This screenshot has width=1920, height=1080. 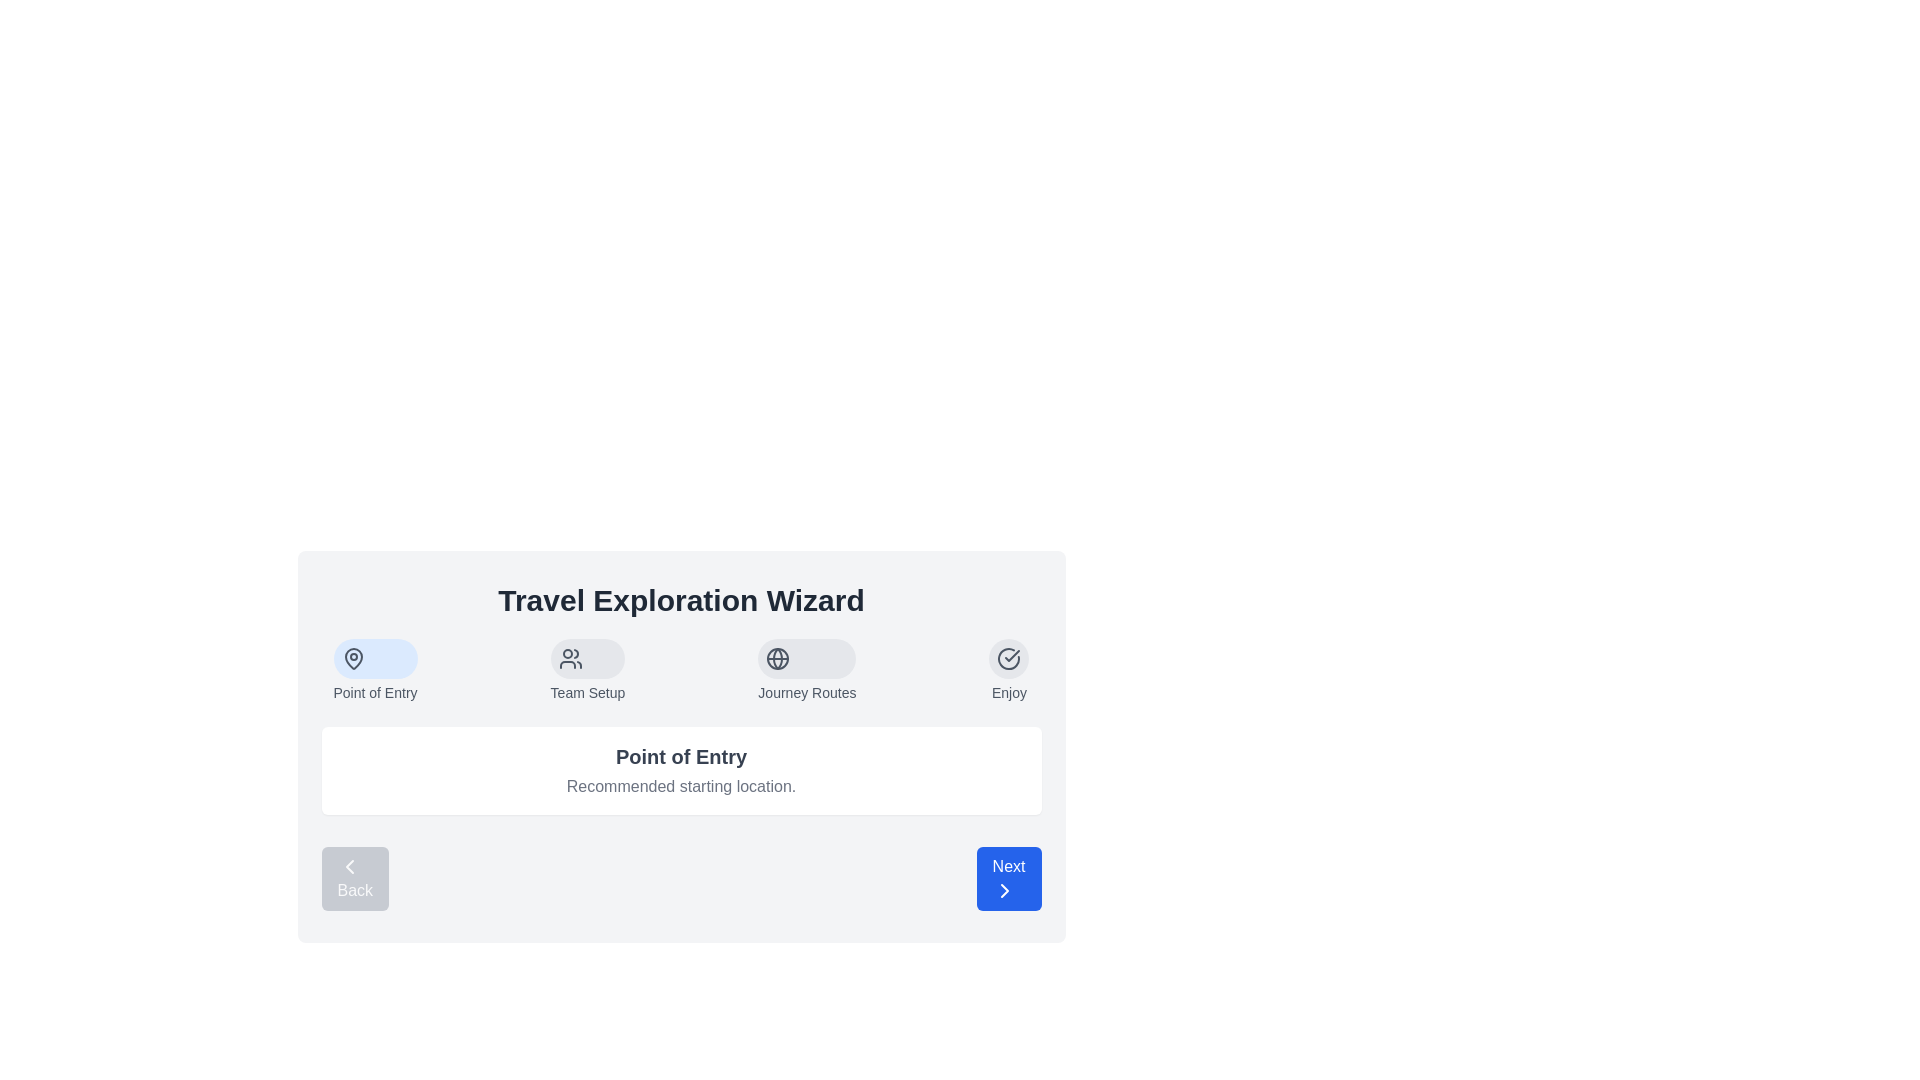 What do you see at coordinates (681, 785) in the screenshot?
I see `the text label displaying 'Recommended starting location.' located beneath the primary heading 'Point of Entry'` at bounding box center [681, 785].